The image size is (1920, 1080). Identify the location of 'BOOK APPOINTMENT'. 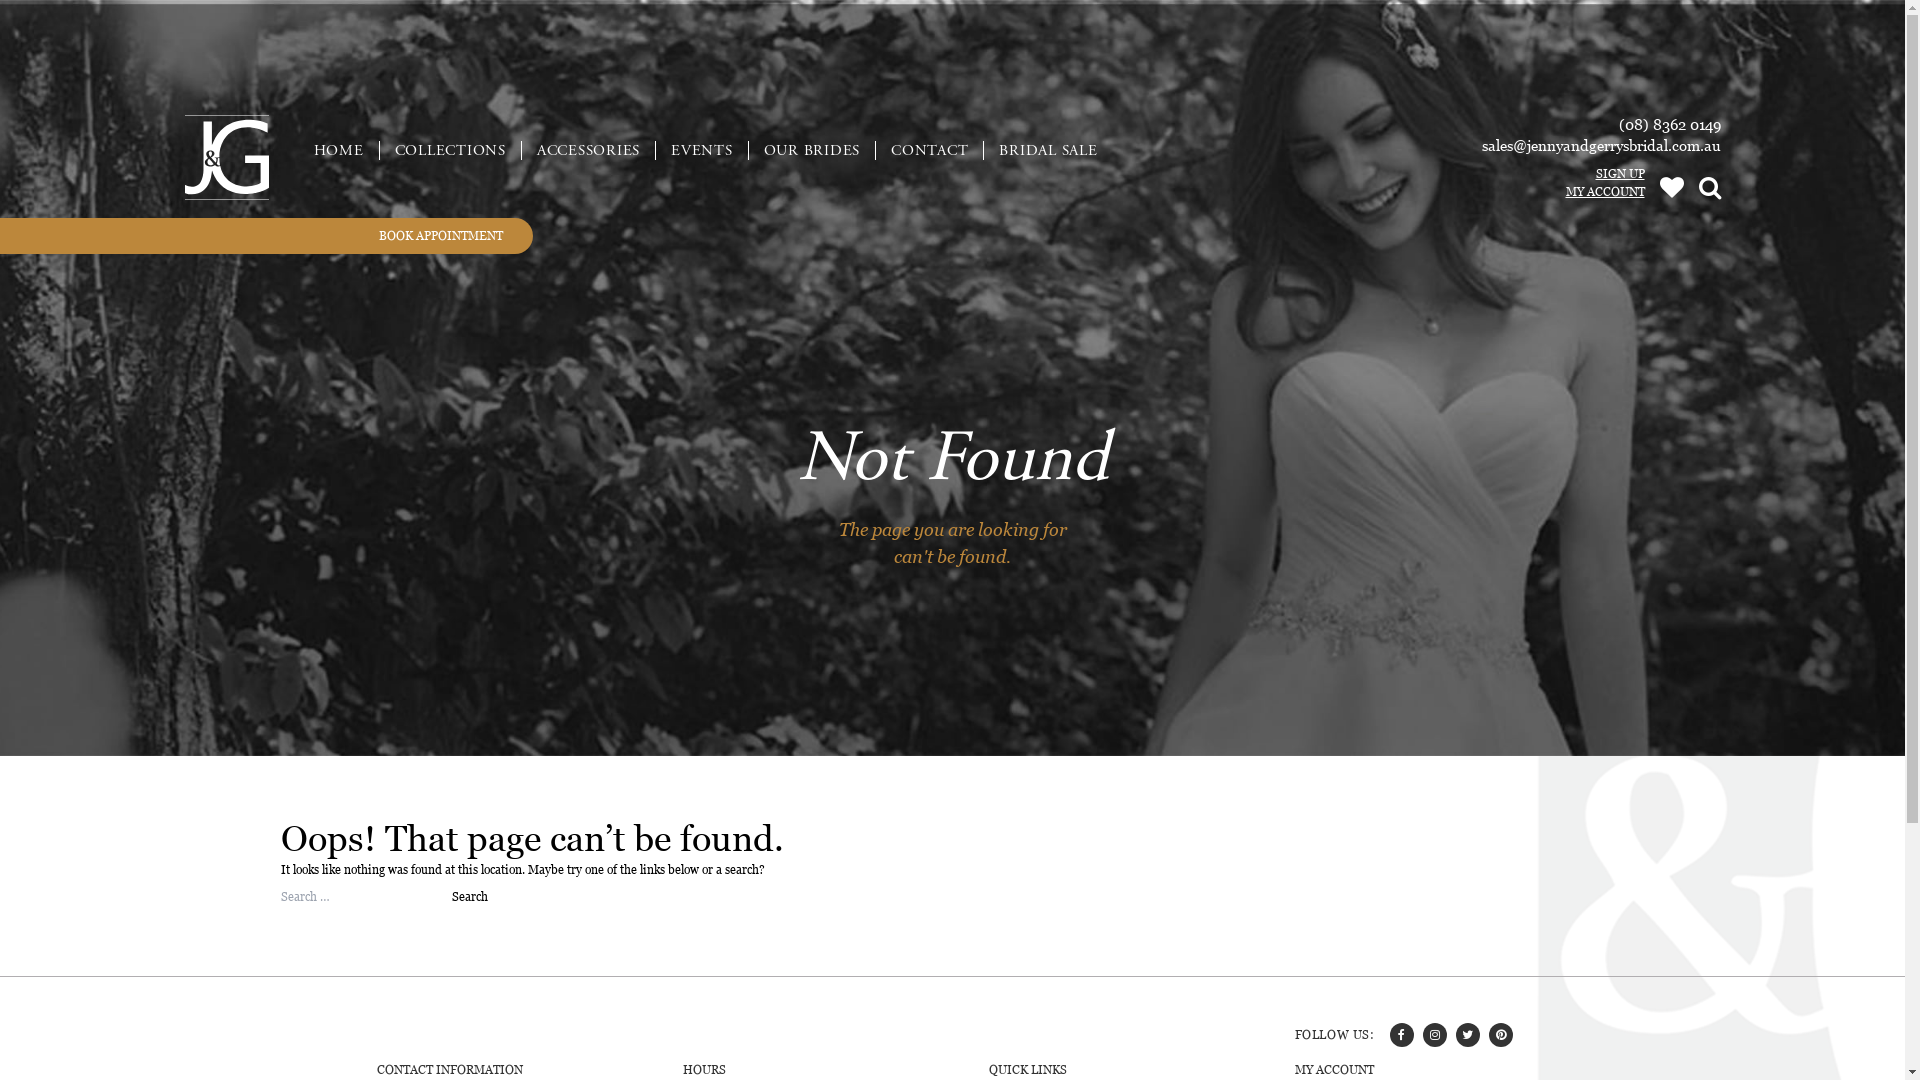
(265, 234).